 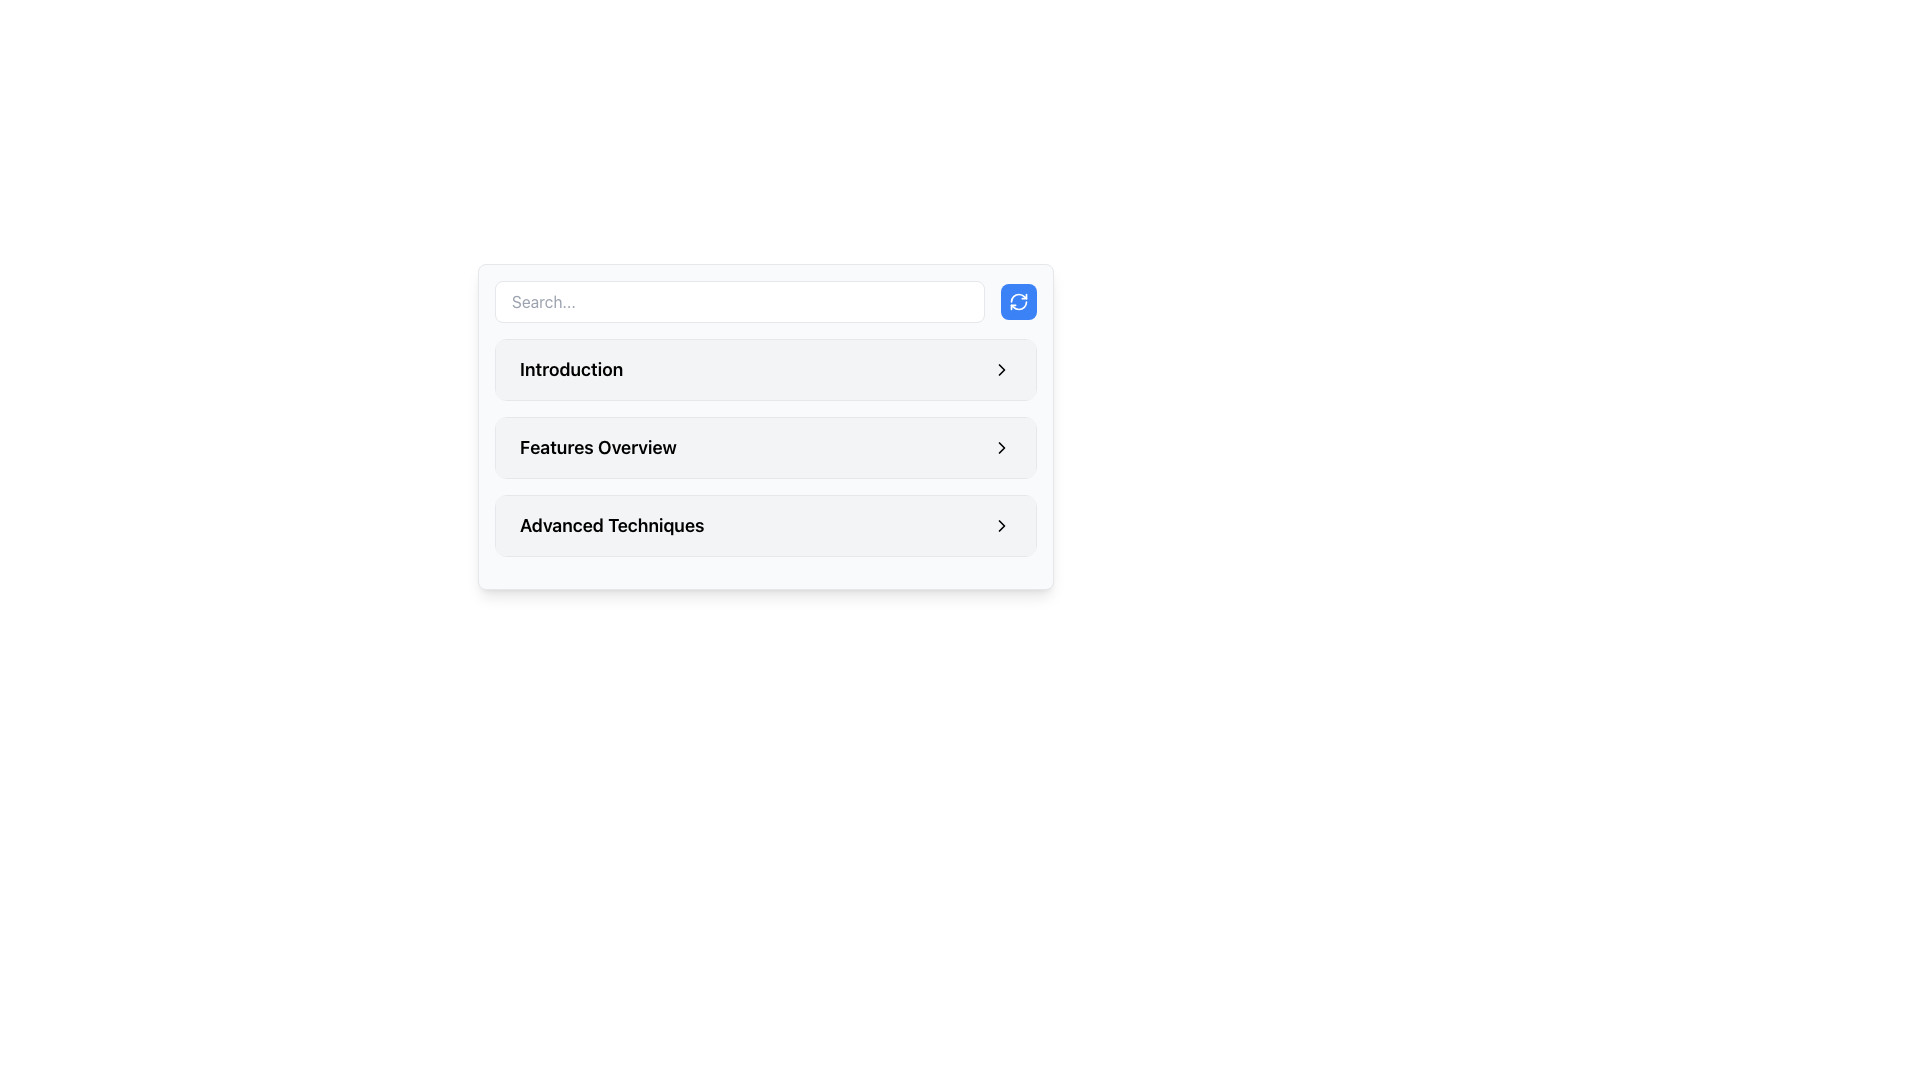 What do you see at coordinates (1002, 446) in the screenshot?
I see `the right-facing chevron icon in the second list item, adjacent to the 'Features Overview' text` at bounding box center [1002, 446].